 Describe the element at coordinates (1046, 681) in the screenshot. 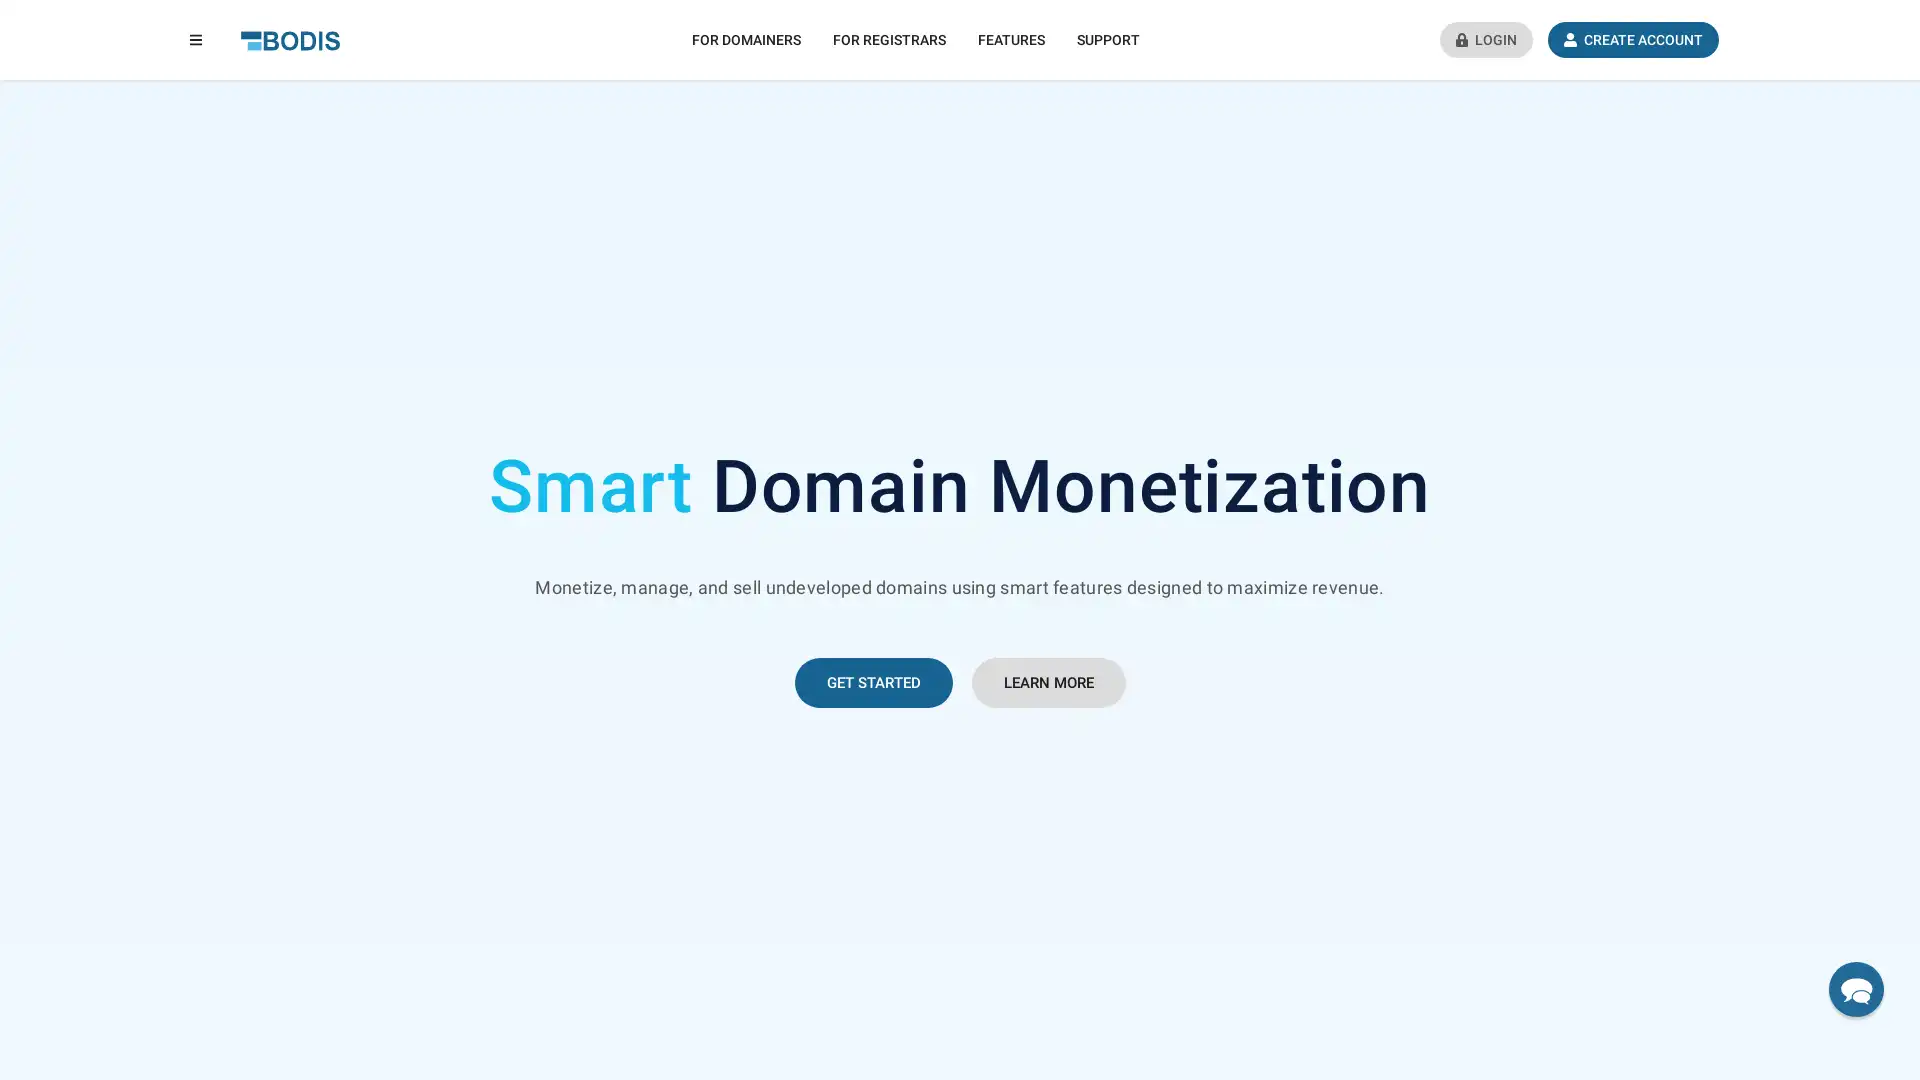

I see `LEARN MORE` at that location.